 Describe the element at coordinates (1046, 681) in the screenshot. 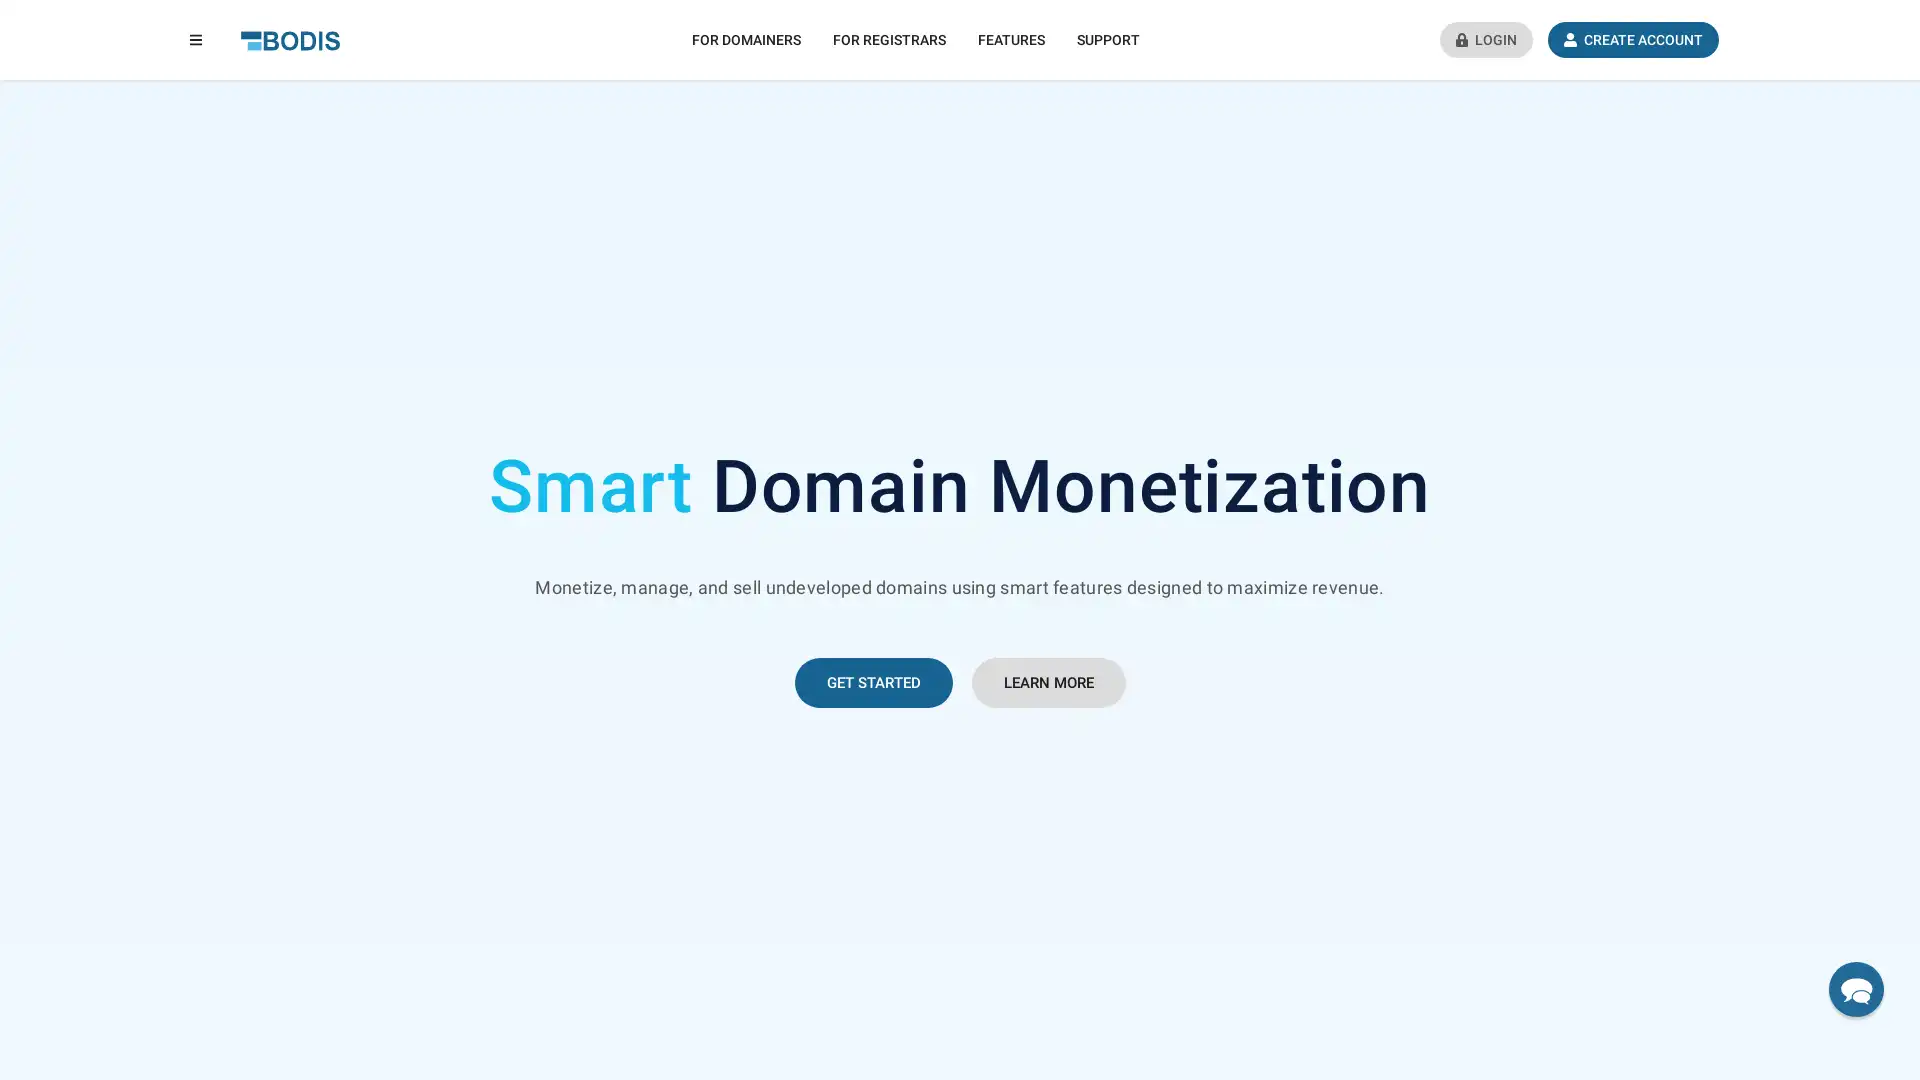

I see `LEARN MORE` at that location.